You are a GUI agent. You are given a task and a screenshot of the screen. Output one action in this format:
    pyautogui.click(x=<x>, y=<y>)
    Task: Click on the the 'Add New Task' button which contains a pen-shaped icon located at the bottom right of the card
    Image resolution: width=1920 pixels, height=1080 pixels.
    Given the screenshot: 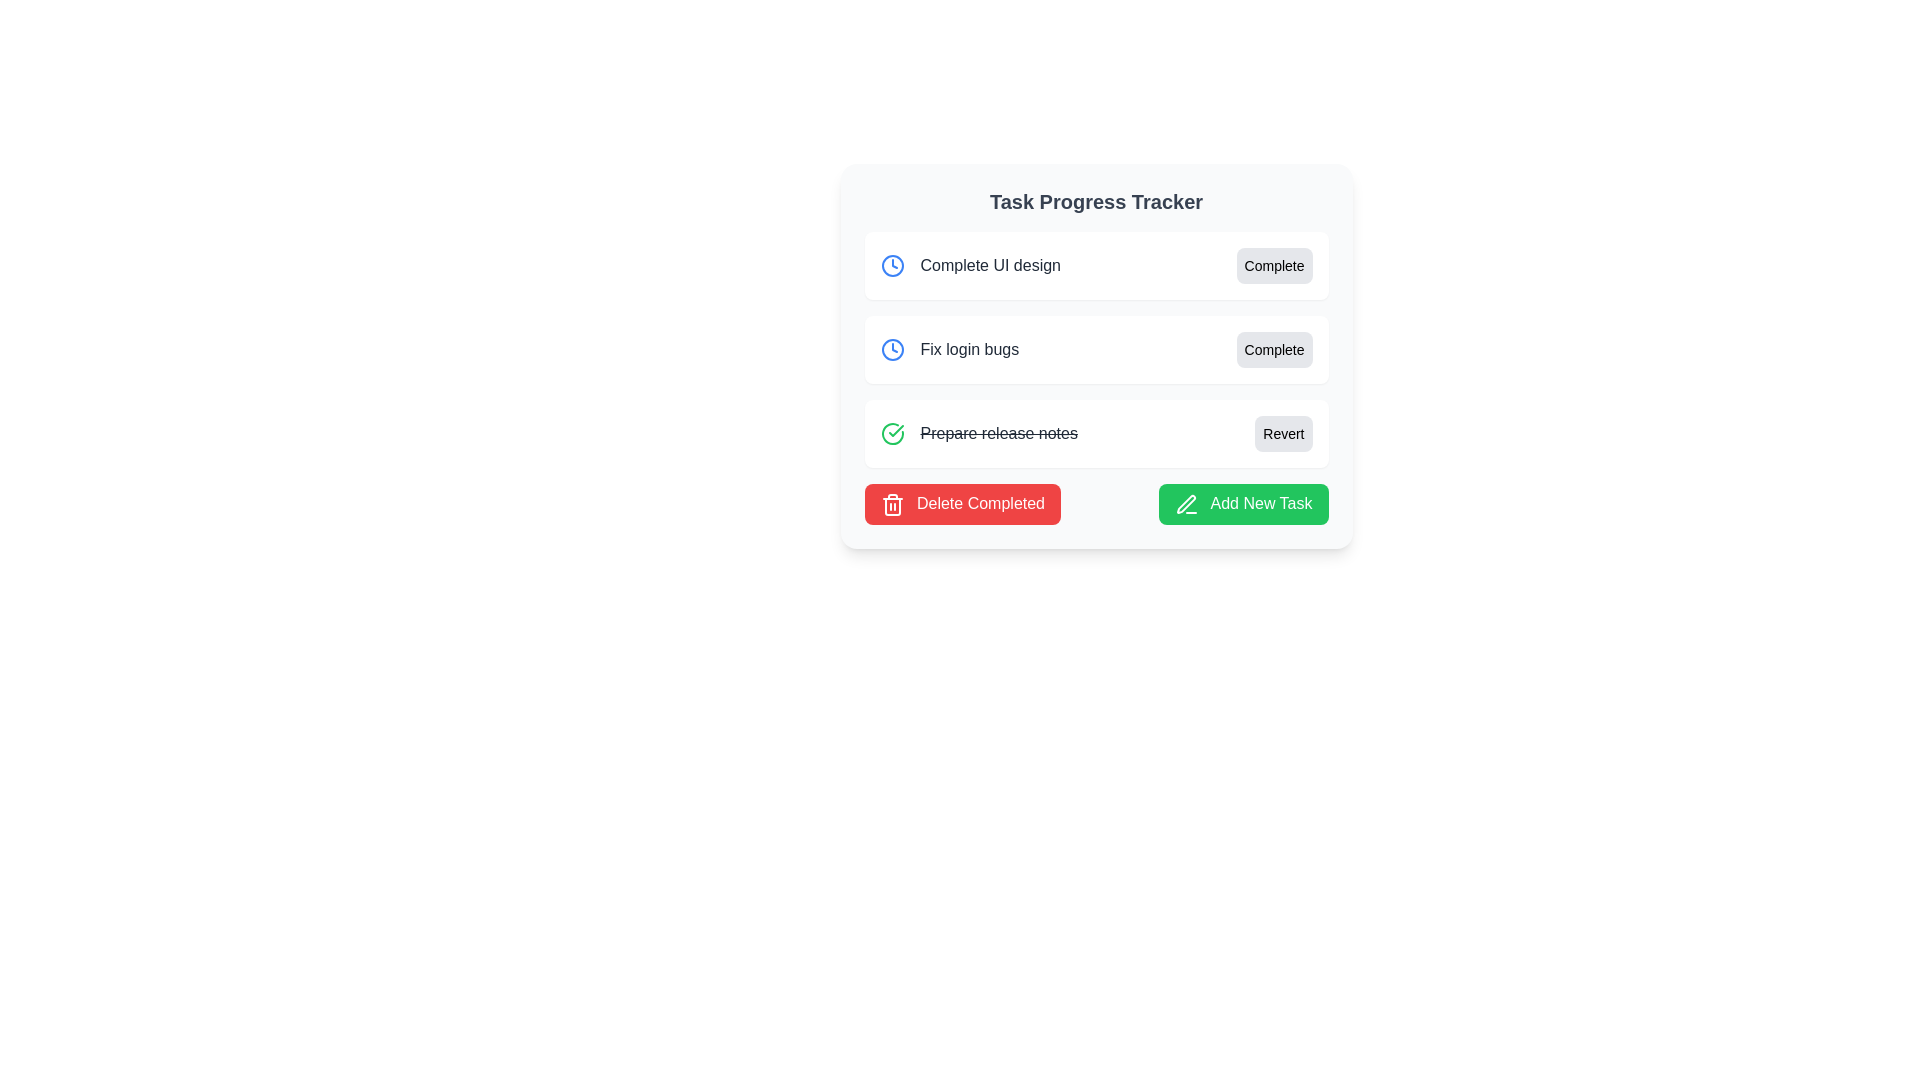 What is the action you would take?
    pyautogui.click(x=1186, y=503)
    